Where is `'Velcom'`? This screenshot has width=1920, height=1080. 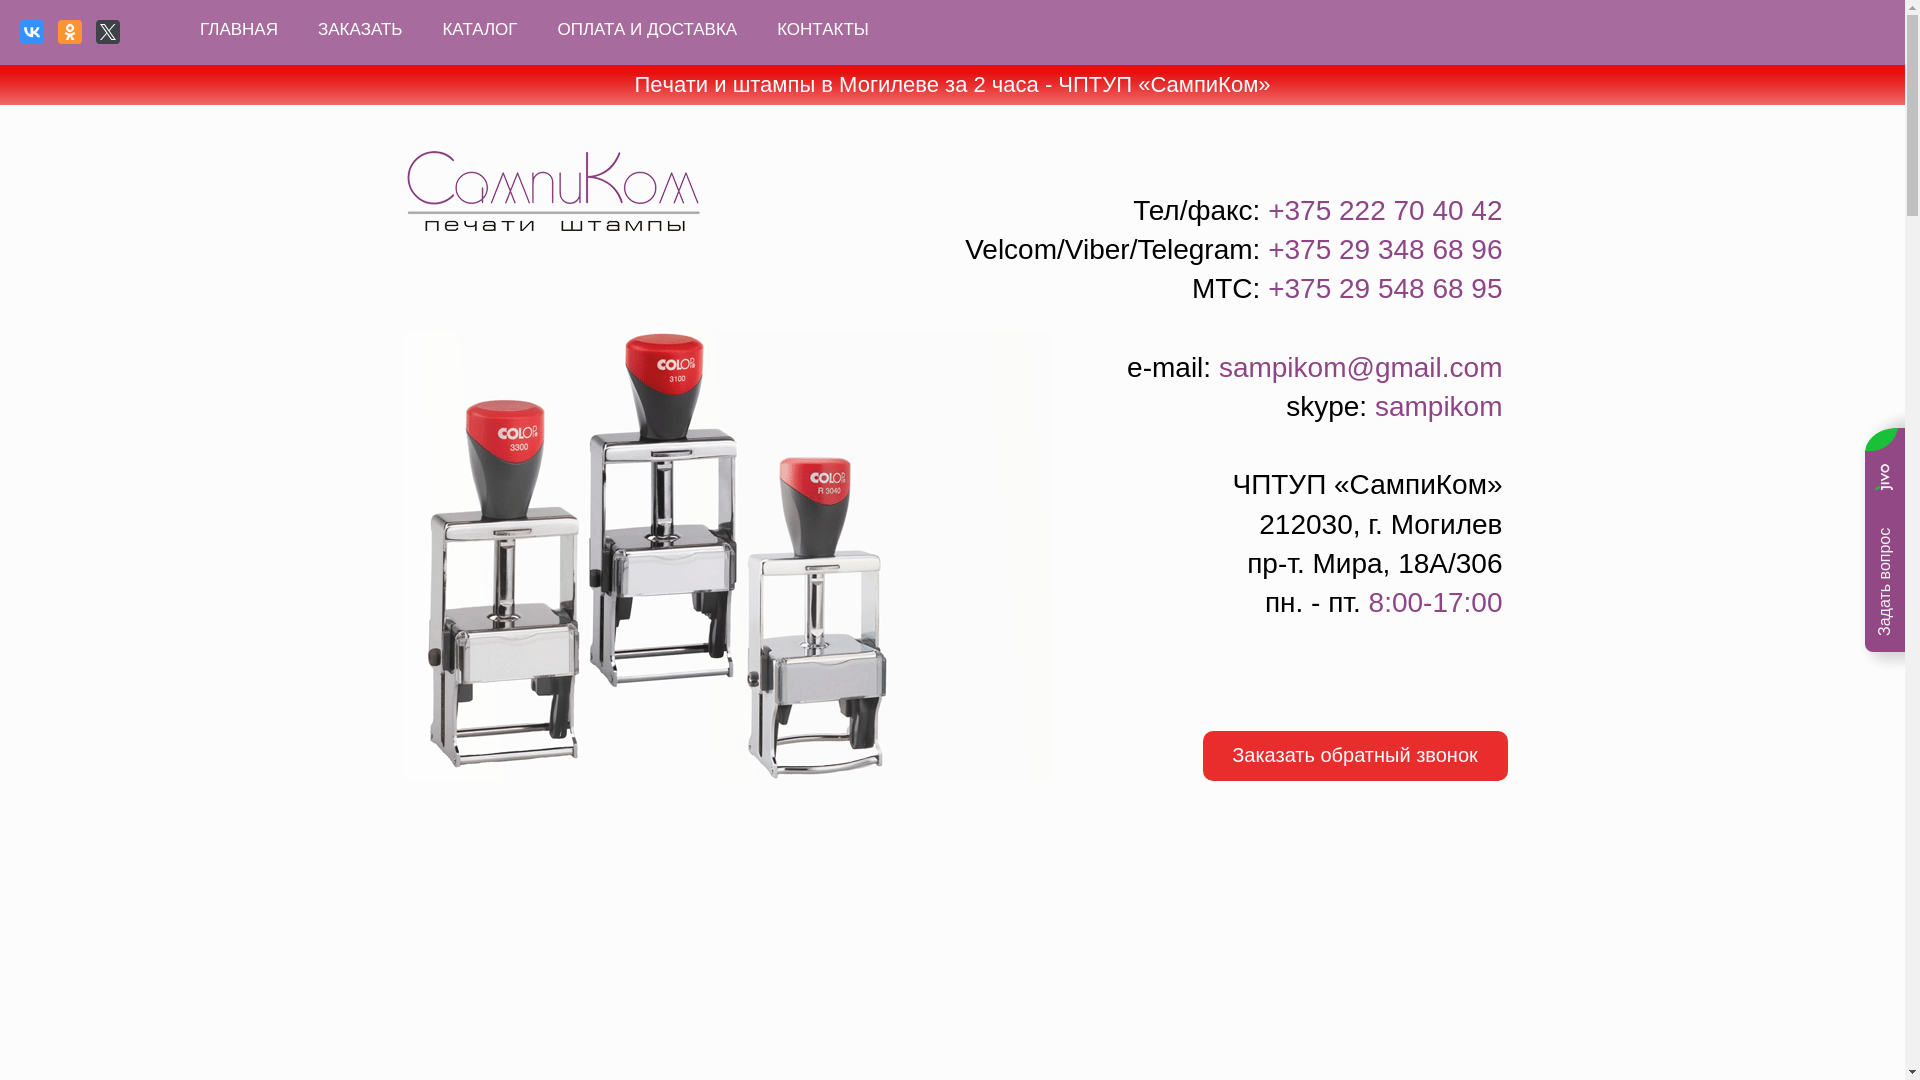 'Velcom' is located at coordinates (1011, 248).